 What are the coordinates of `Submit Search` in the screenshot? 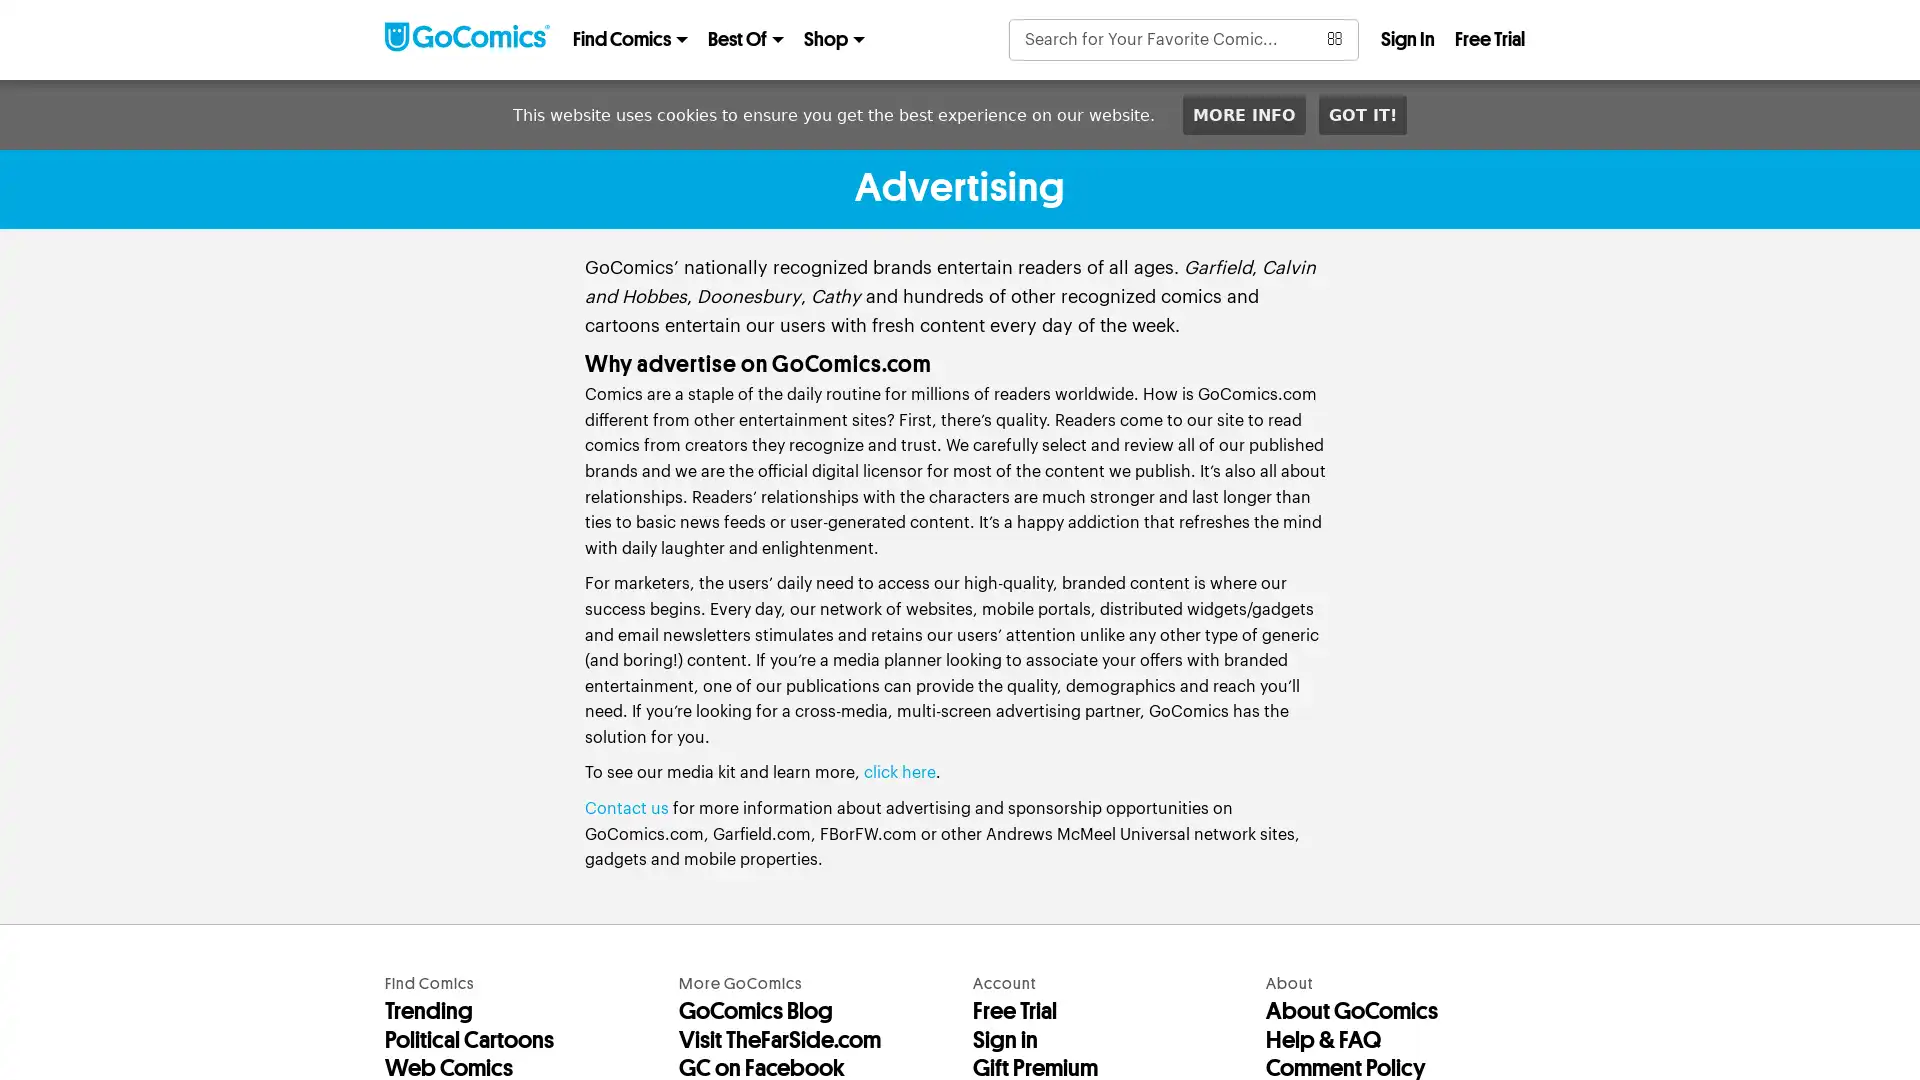 It's located at (1334, 39).